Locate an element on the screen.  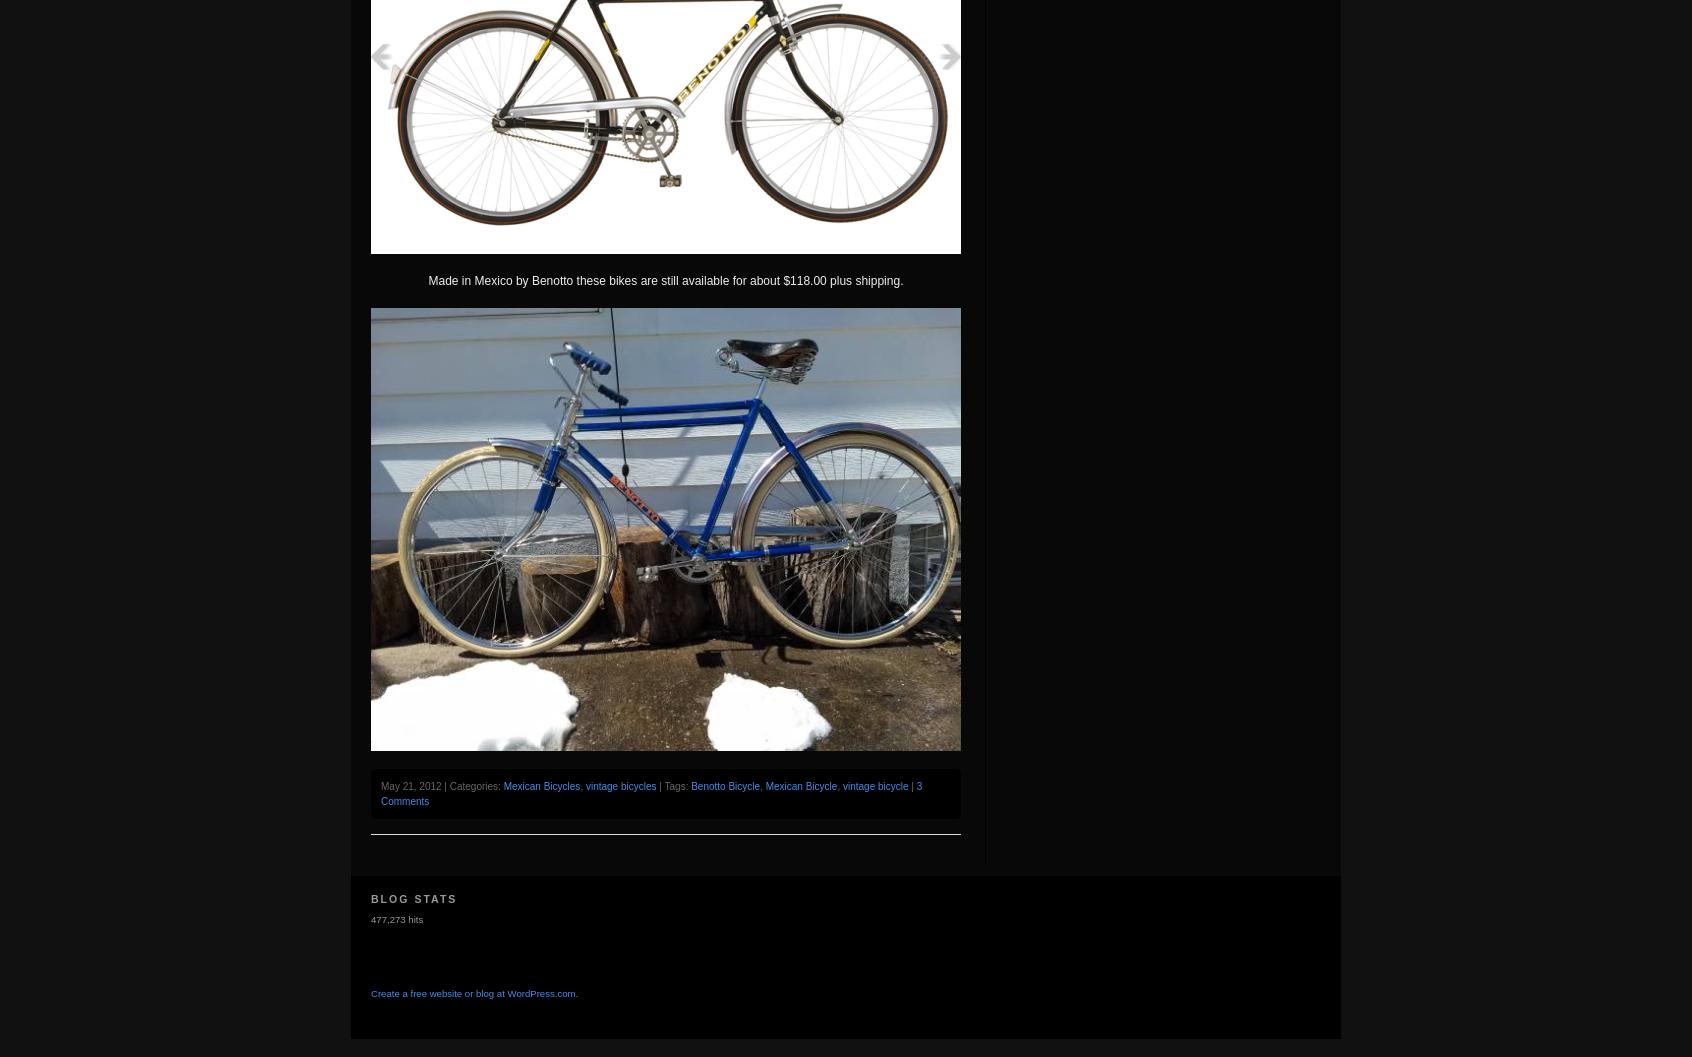
'Blog Stats' is located at coordinates (414, 897).